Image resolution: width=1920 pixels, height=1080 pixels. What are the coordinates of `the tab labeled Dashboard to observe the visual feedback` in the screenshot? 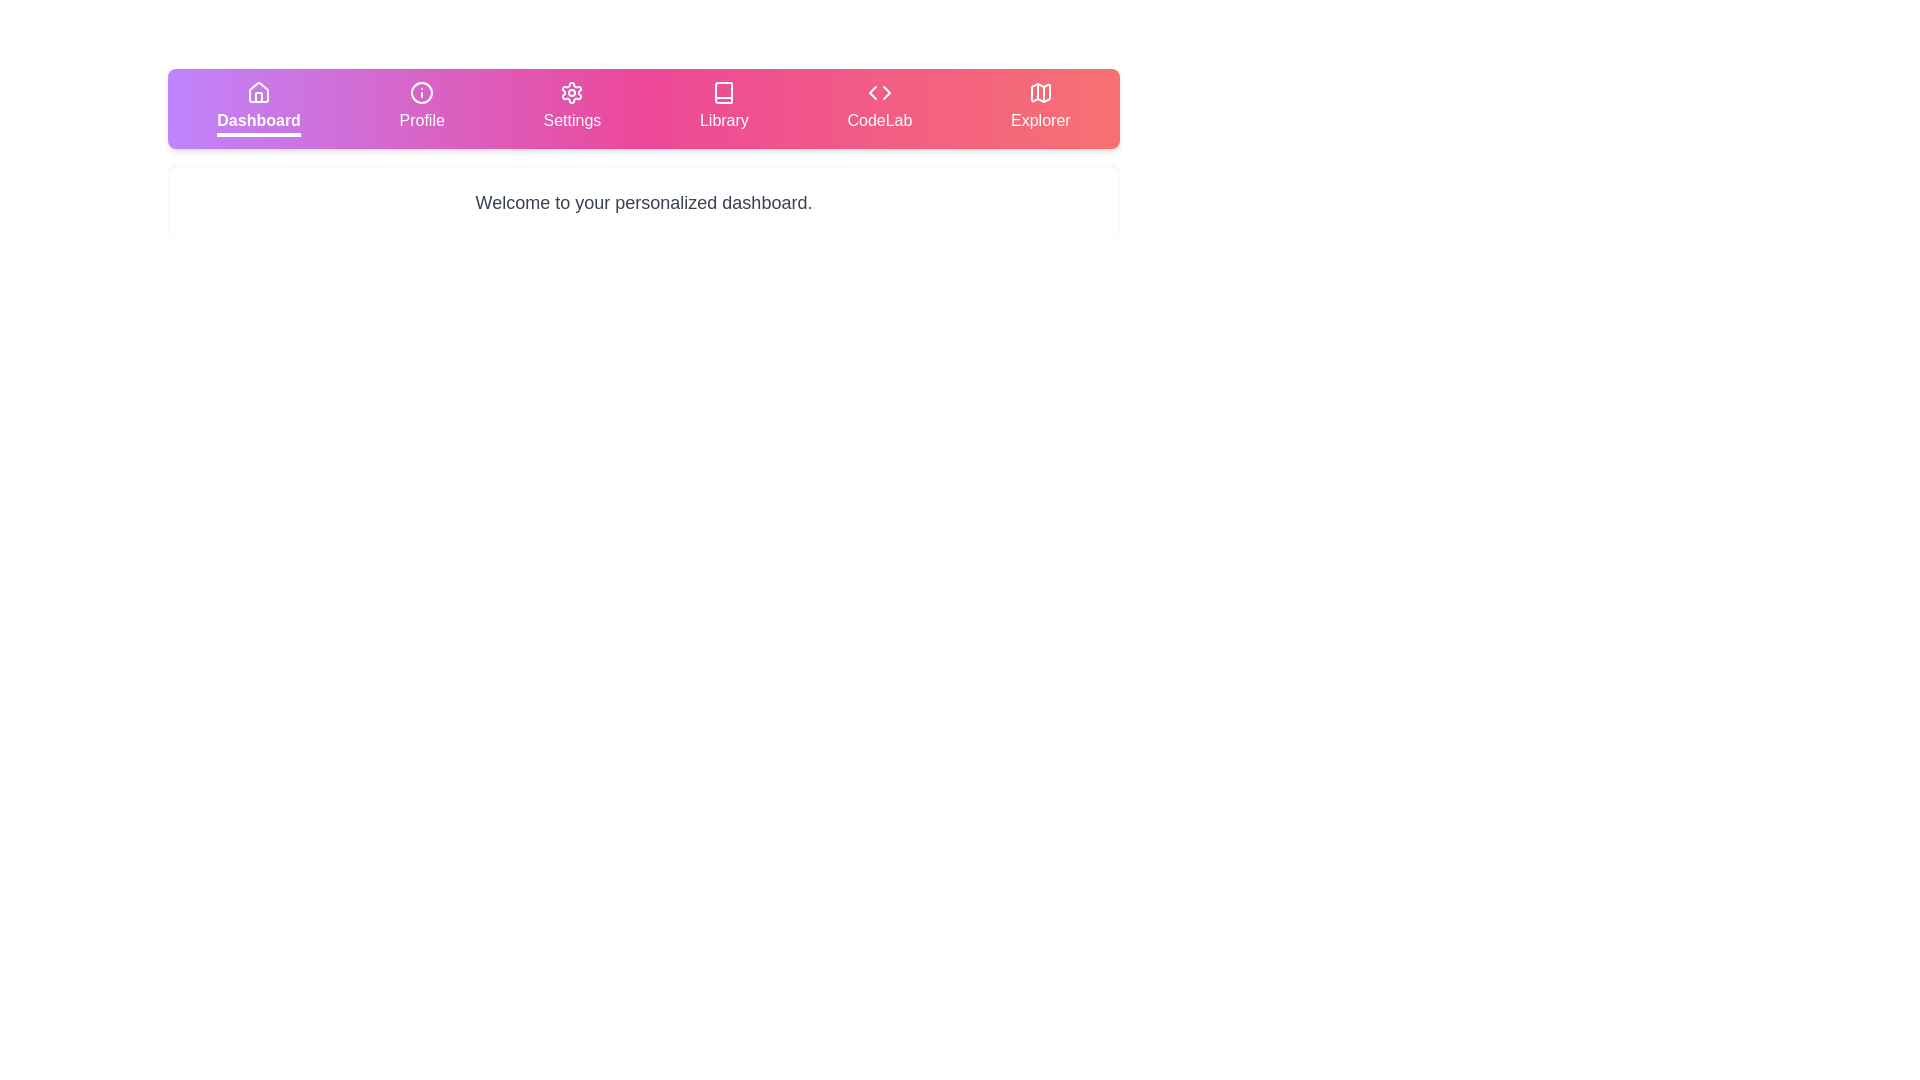 It's located at (258, 108).